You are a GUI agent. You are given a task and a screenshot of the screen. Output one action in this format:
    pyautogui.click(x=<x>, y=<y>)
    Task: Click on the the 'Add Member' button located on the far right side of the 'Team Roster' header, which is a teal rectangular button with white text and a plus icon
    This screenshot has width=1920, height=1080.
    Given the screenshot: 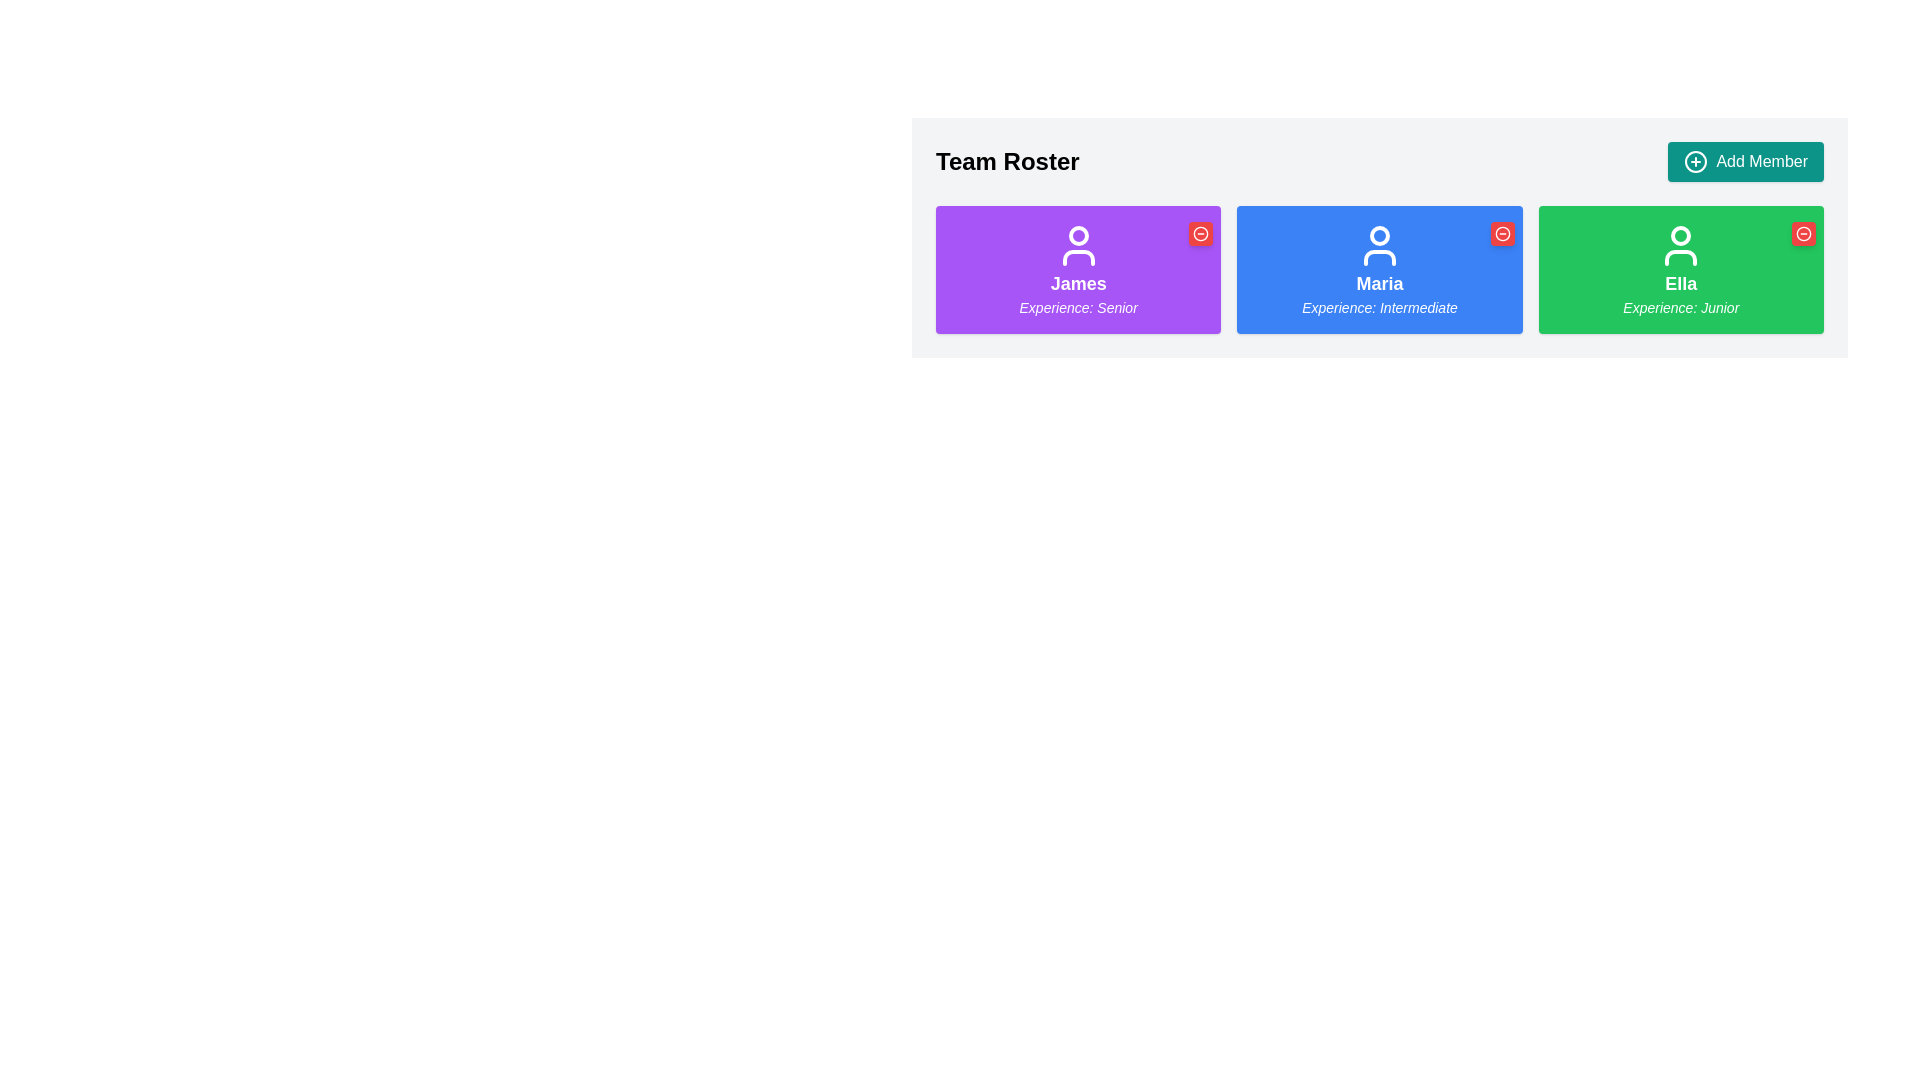 What is the action you would take?
    pyautogui.click(x=1745, y=161)
    